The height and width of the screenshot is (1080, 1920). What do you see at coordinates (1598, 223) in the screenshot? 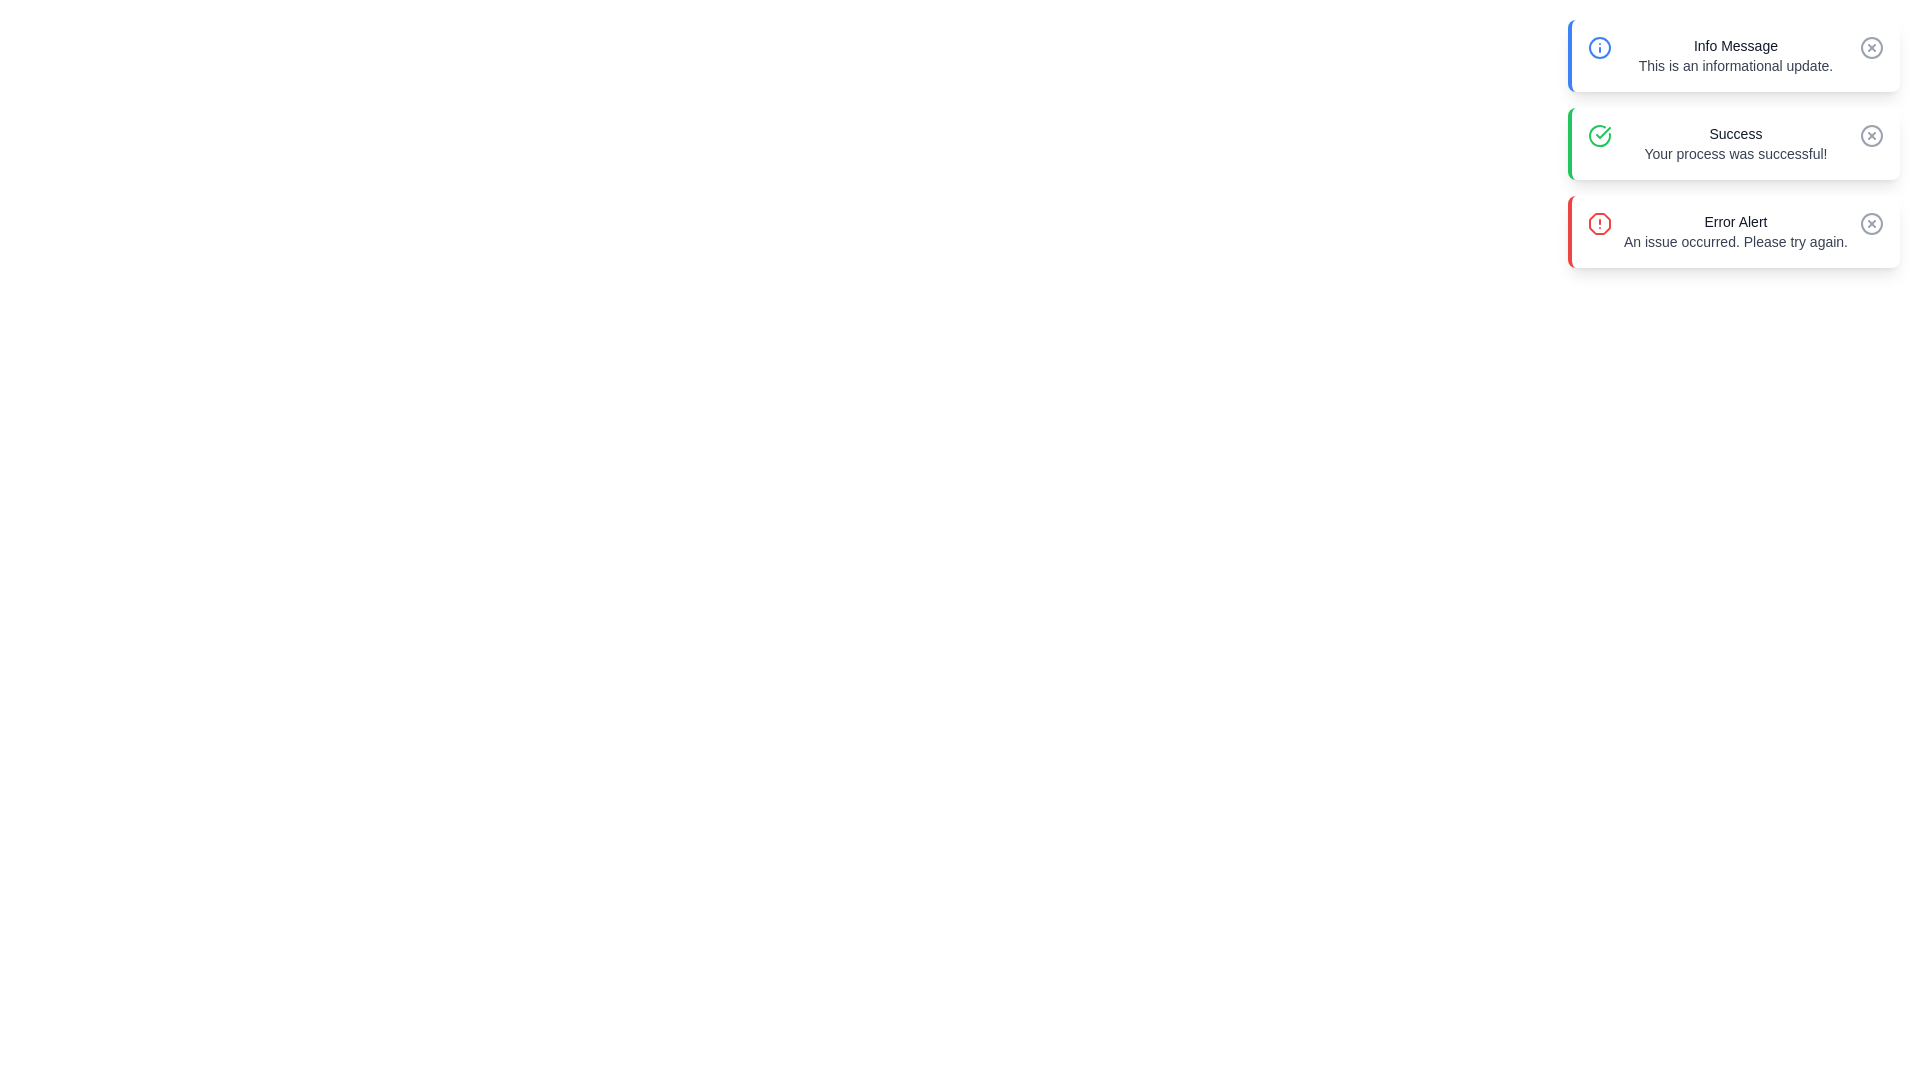
I see `the warning/error icon located in the bottom-most notification section, next to the 'Error Alert' text` at bounding box center [1598, 223].